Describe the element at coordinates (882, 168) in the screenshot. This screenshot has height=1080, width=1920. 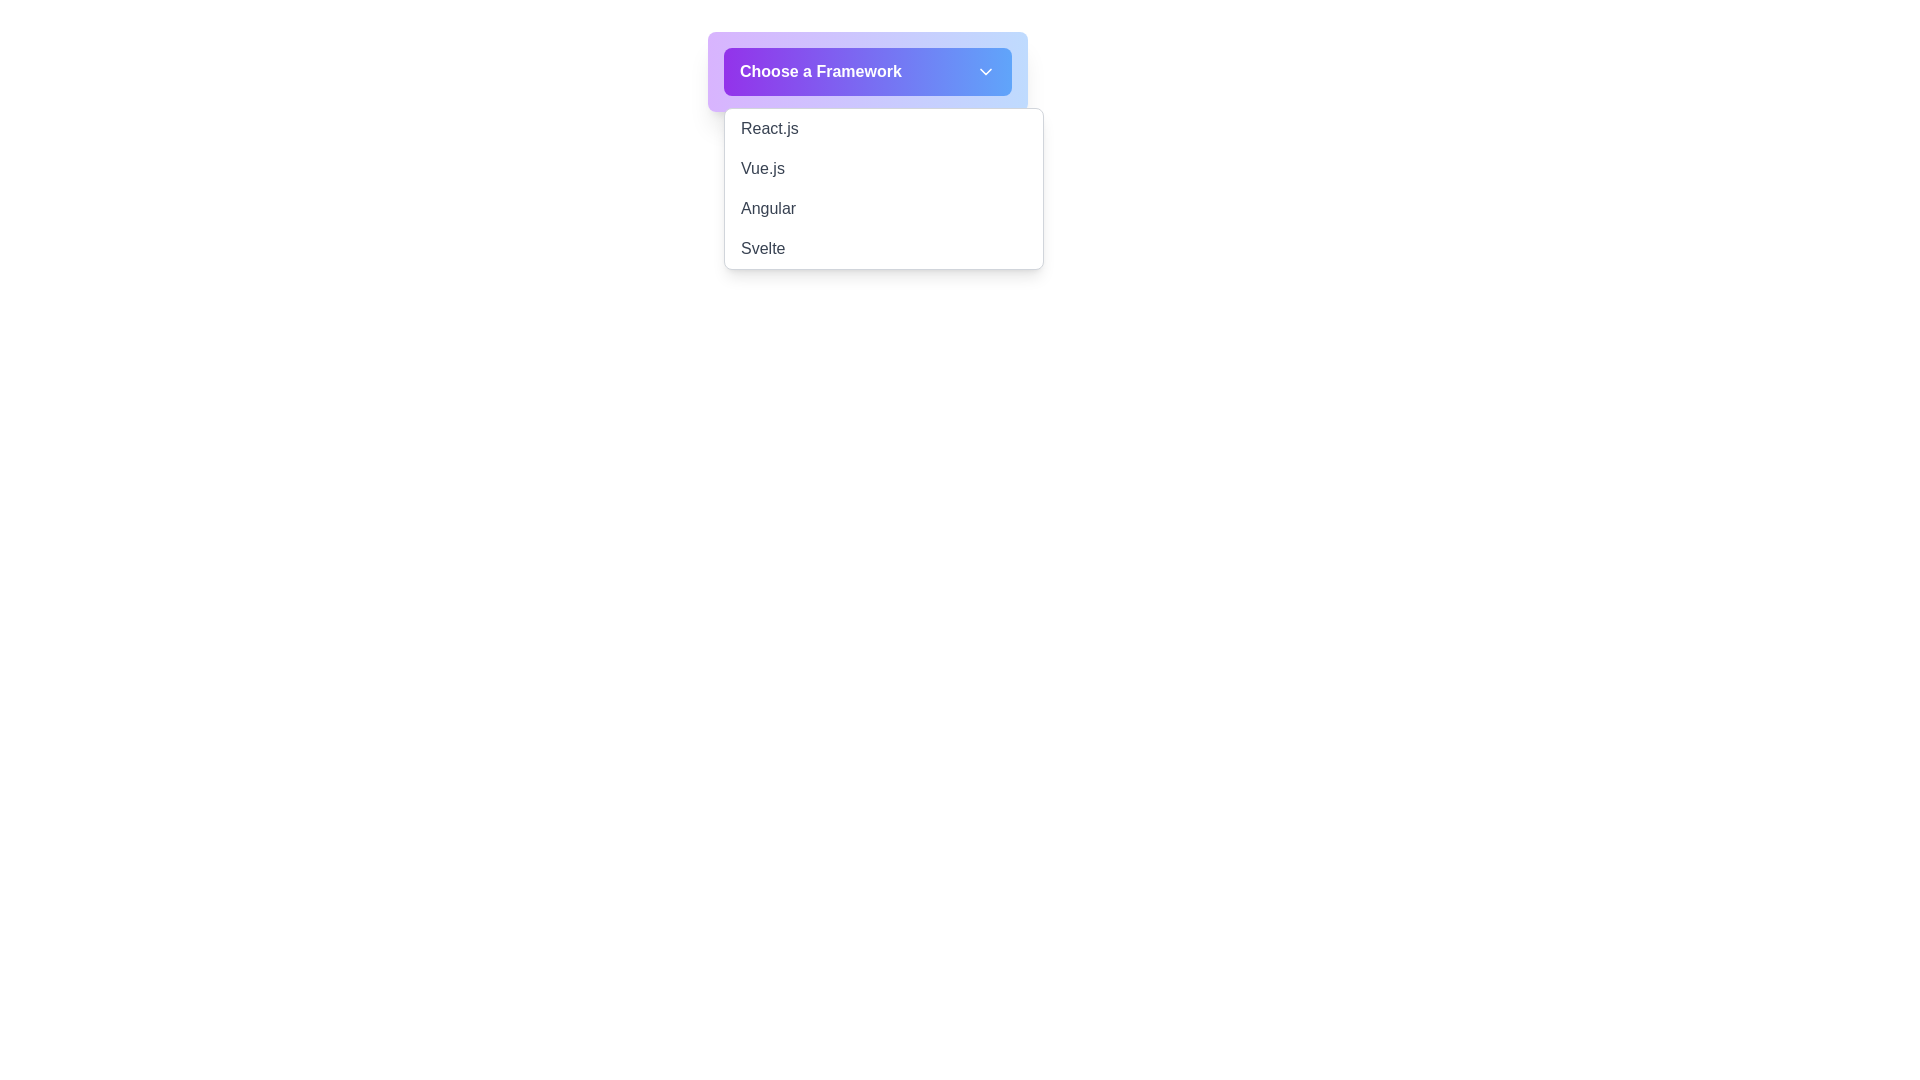
I see `the second list item in the dropdown menu labeled 'Vue.js'` at that location.